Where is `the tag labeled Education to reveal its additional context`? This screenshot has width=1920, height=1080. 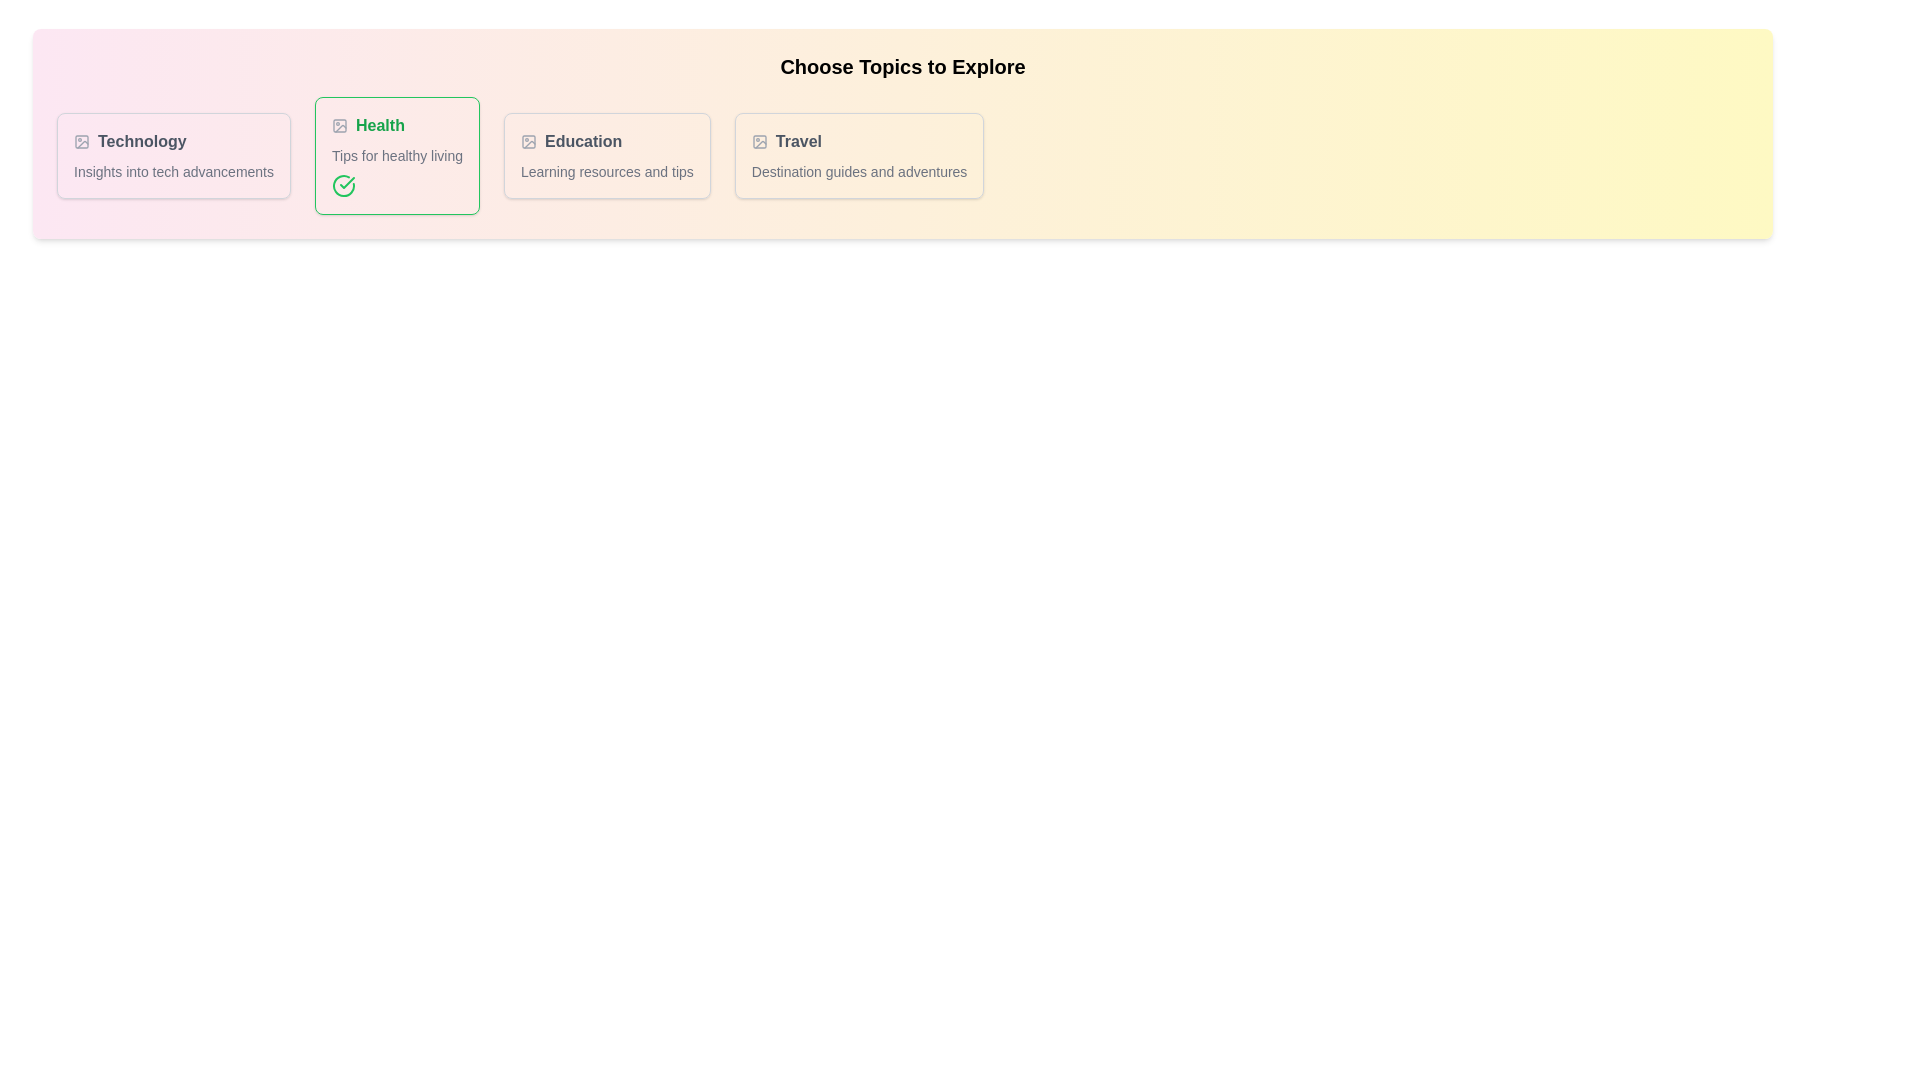
the tag labeled Education to reveal its additional context is located at coordinates (606, 141).